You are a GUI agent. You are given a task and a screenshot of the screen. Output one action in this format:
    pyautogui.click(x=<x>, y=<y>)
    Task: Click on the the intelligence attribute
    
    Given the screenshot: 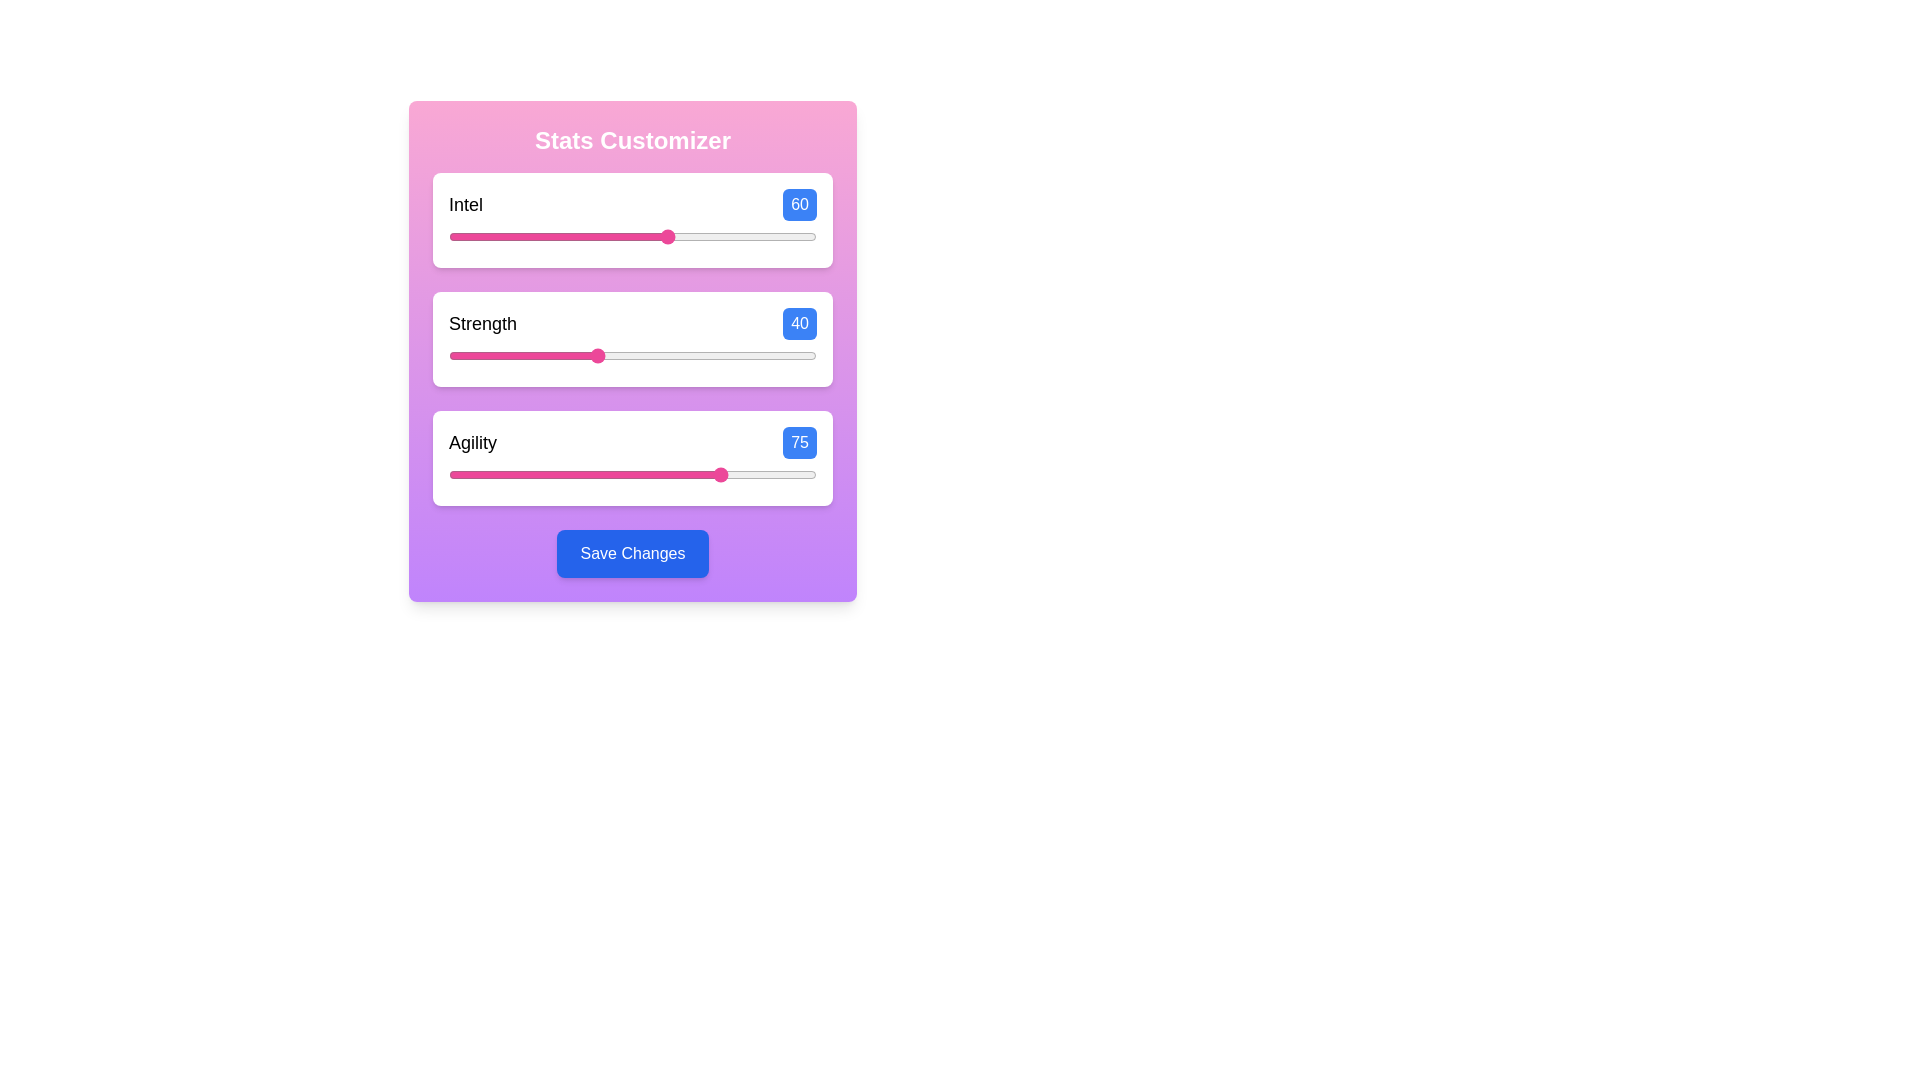 What is the action you would take?
    pyautogui.click(x=695, y=235)
    